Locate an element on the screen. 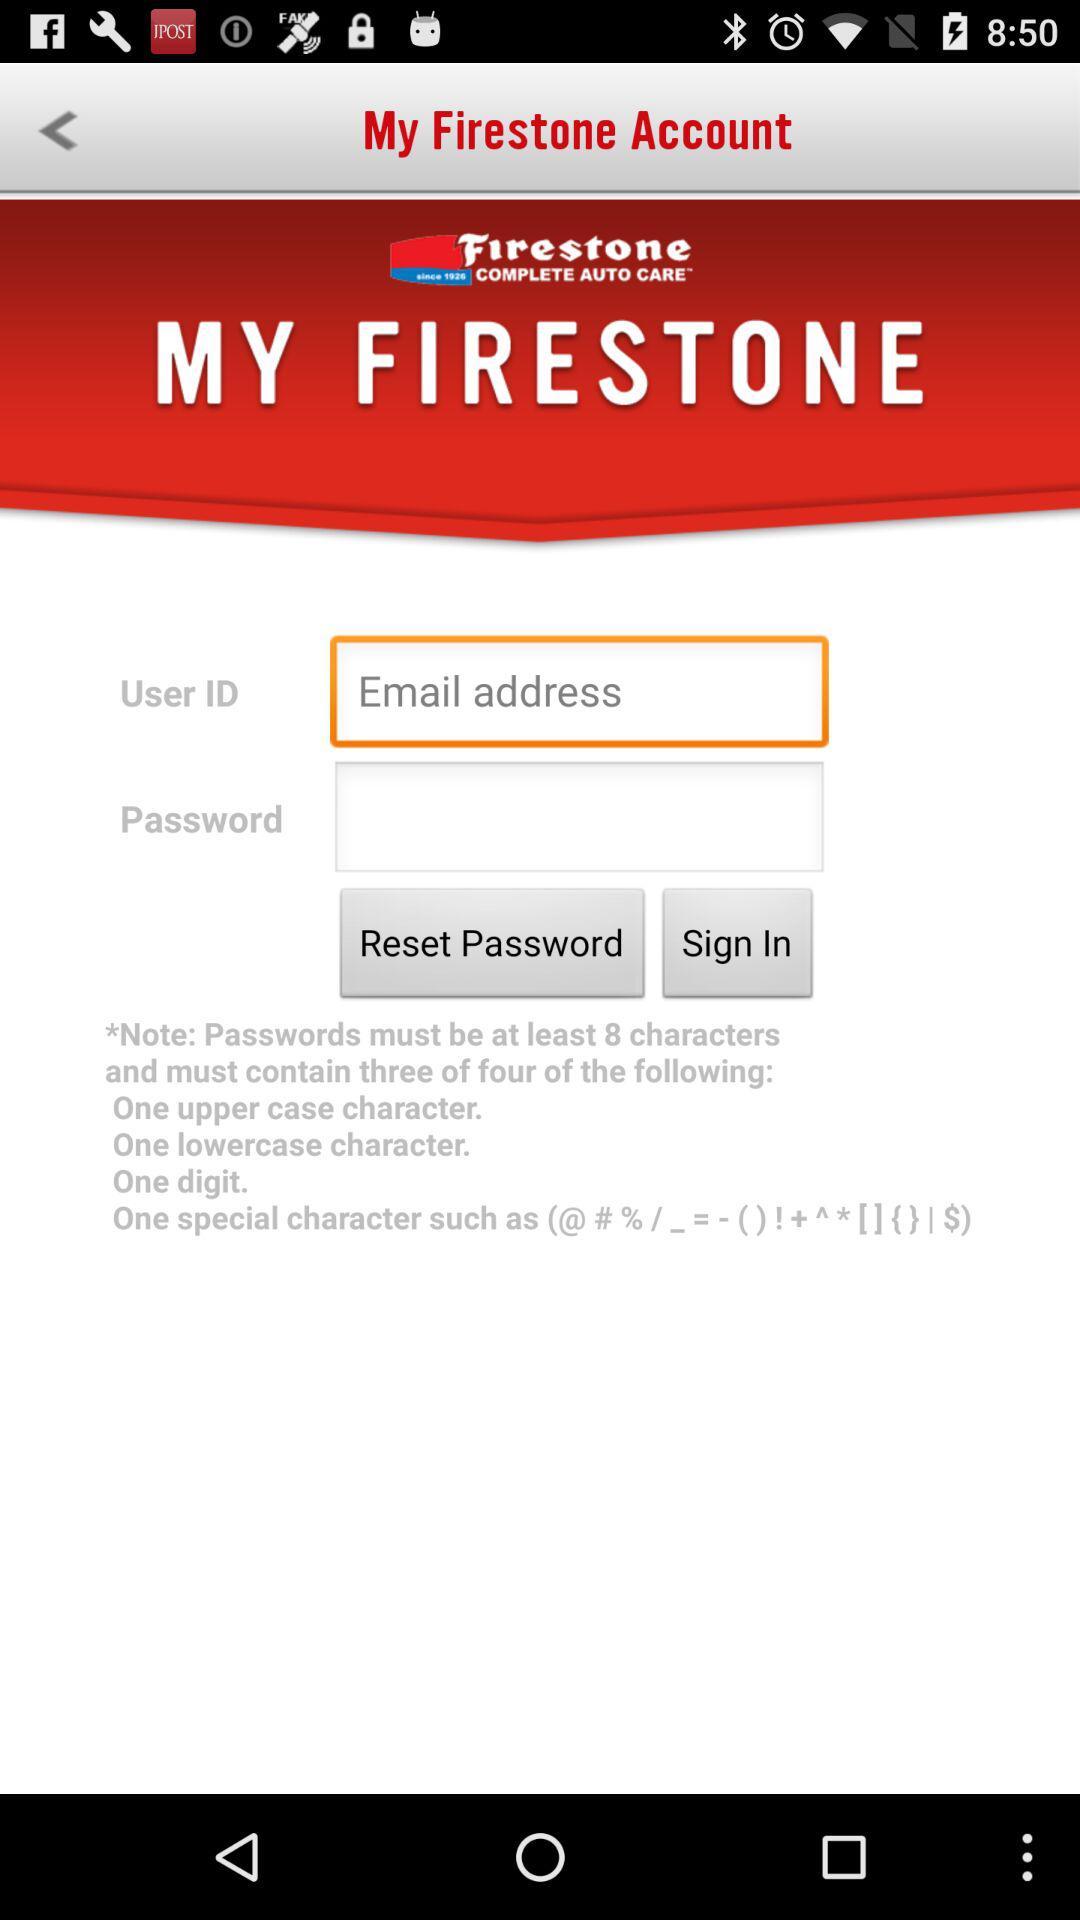  sign in item is located at coordinates (737, 947).